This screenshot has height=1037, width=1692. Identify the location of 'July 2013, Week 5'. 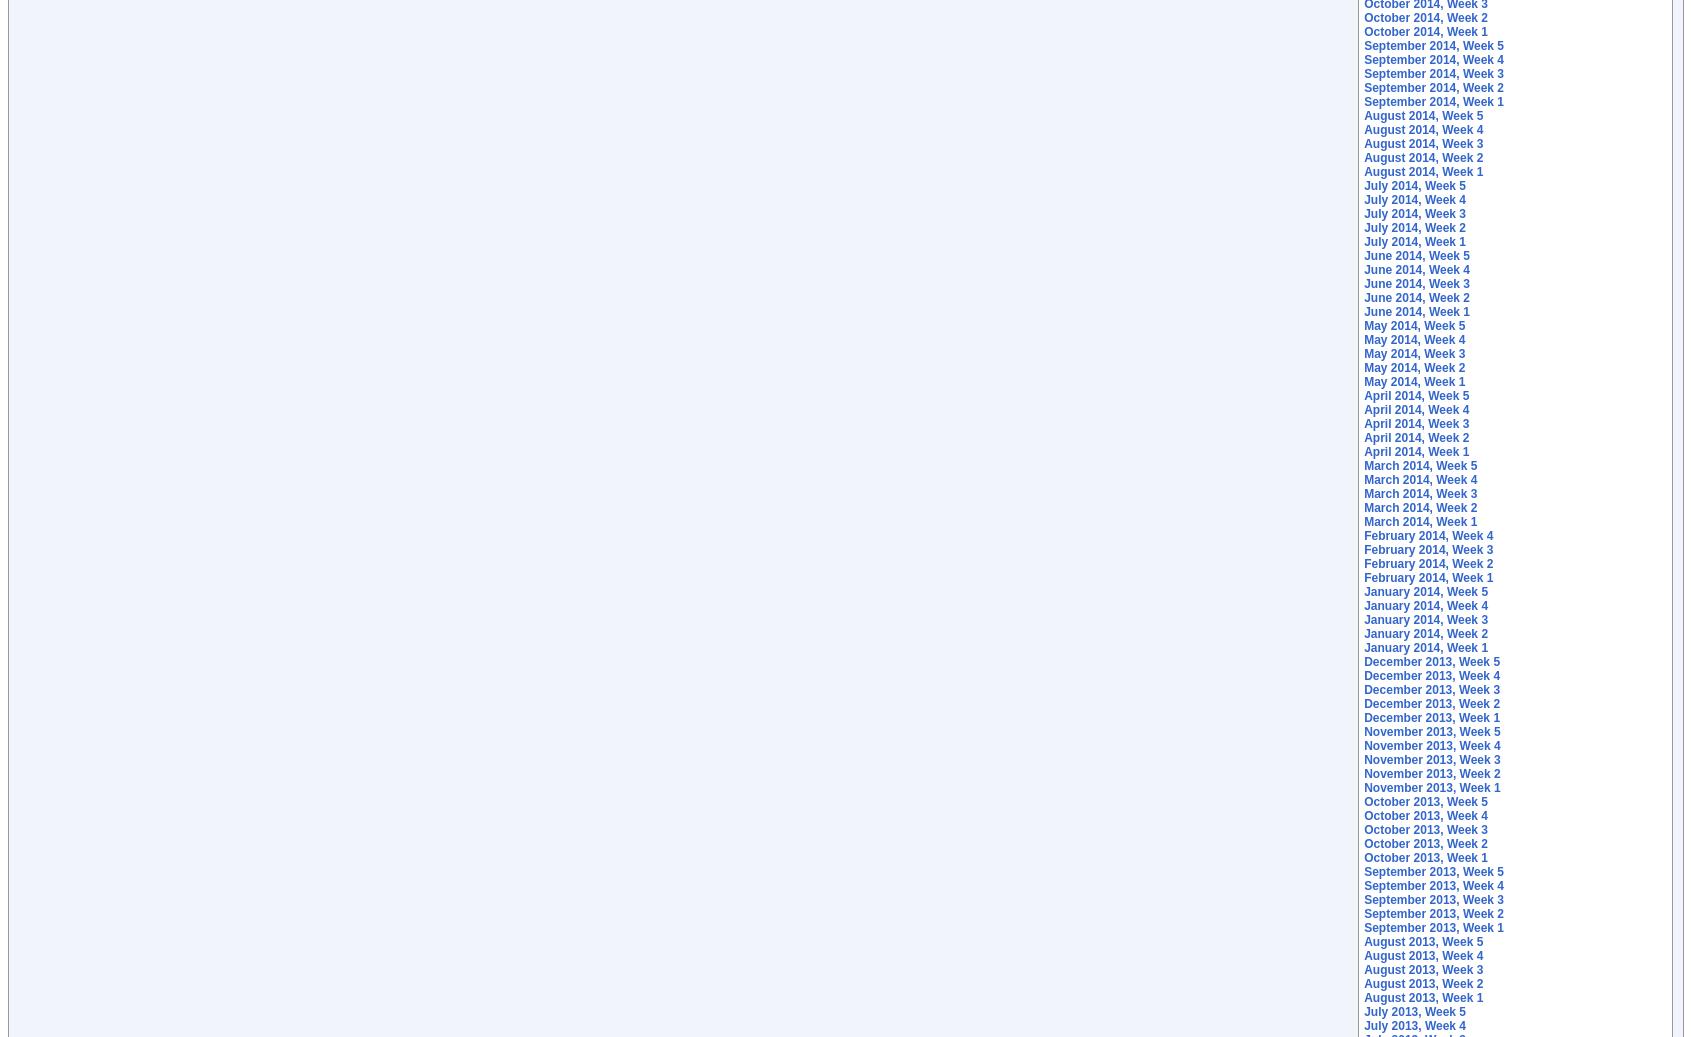
(1414, 1012).